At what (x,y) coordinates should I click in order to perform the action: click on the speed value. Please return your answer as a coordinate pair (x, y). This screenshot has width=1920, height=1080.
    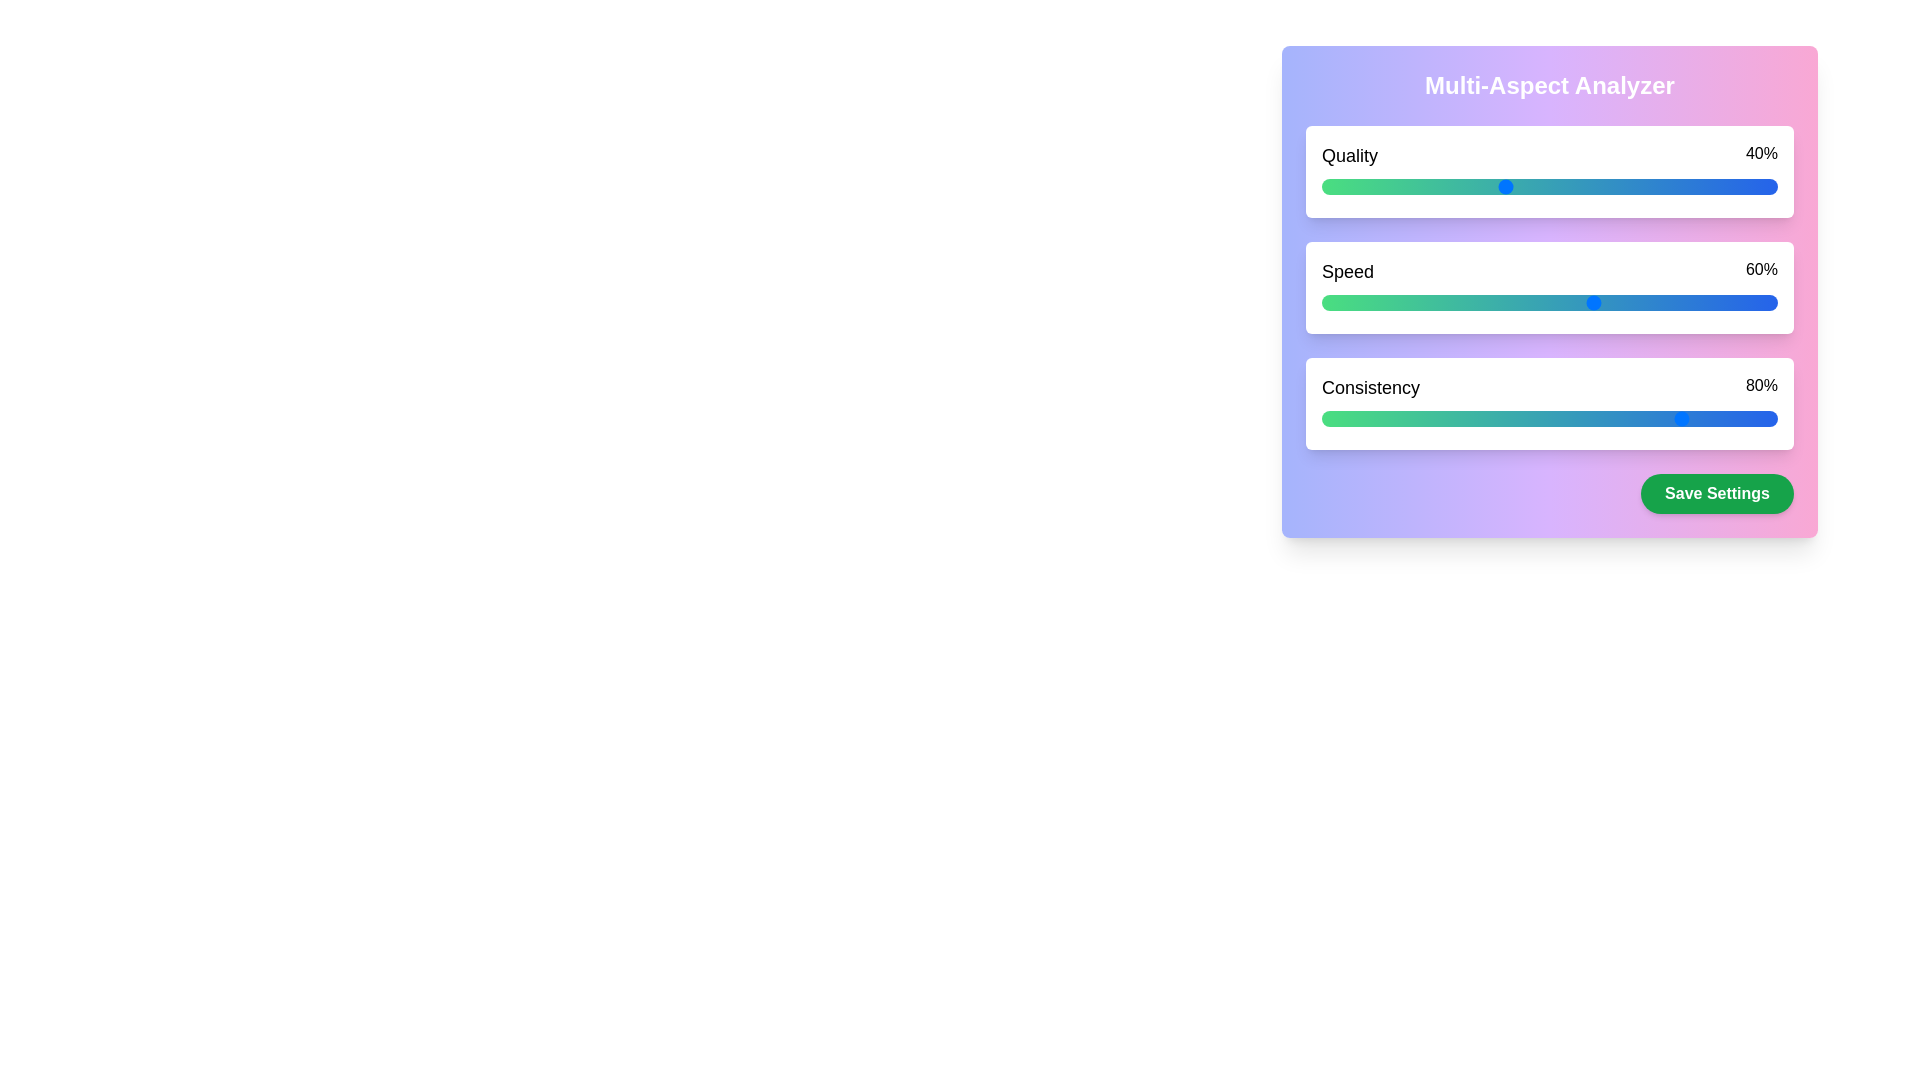
    Looking at the image, I should click on (1681, 303).